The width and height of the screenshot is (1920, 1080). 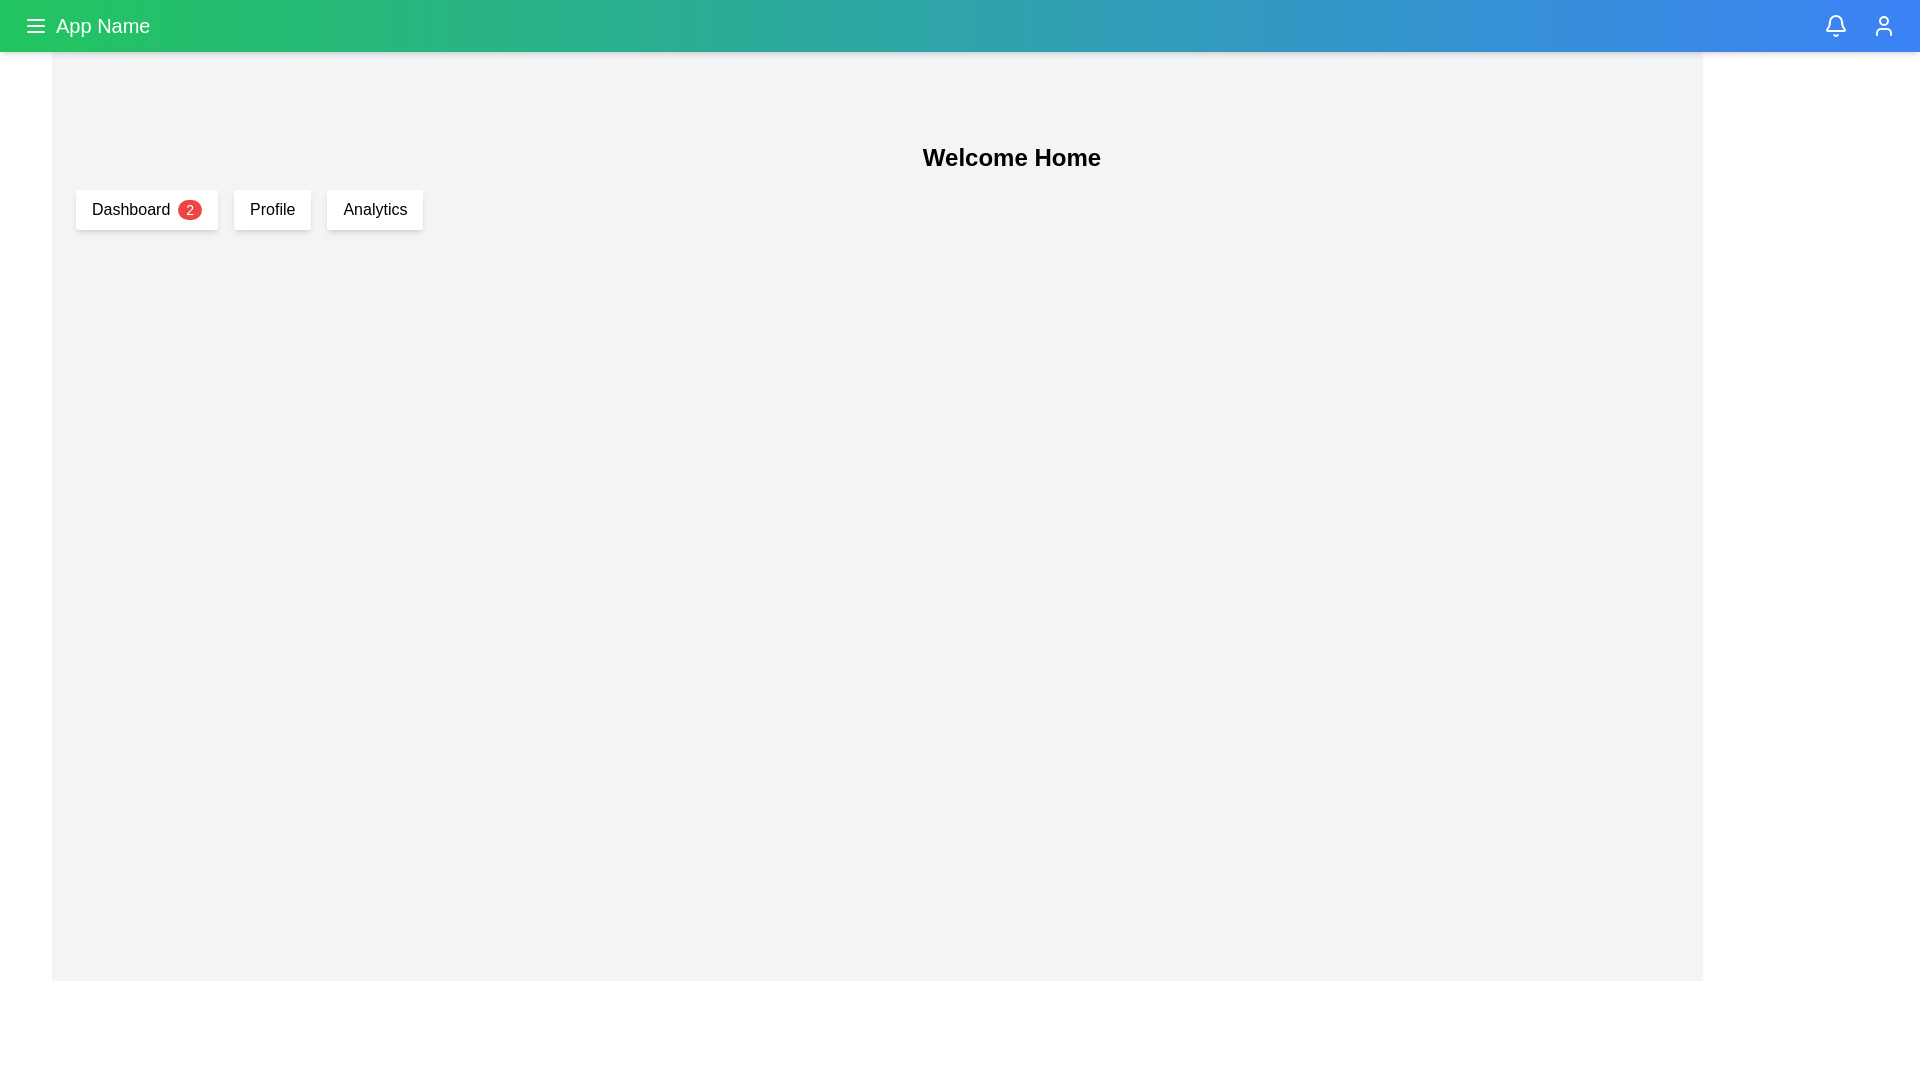 What do you see at coordinates (271, 209) in the screenshot?
I see `the 'Profile' button, which is a rectangular button with rounded corners and a white background, located between the 'Dashboard' button and the 'Analytics' button` at bounding box center [271, 209].